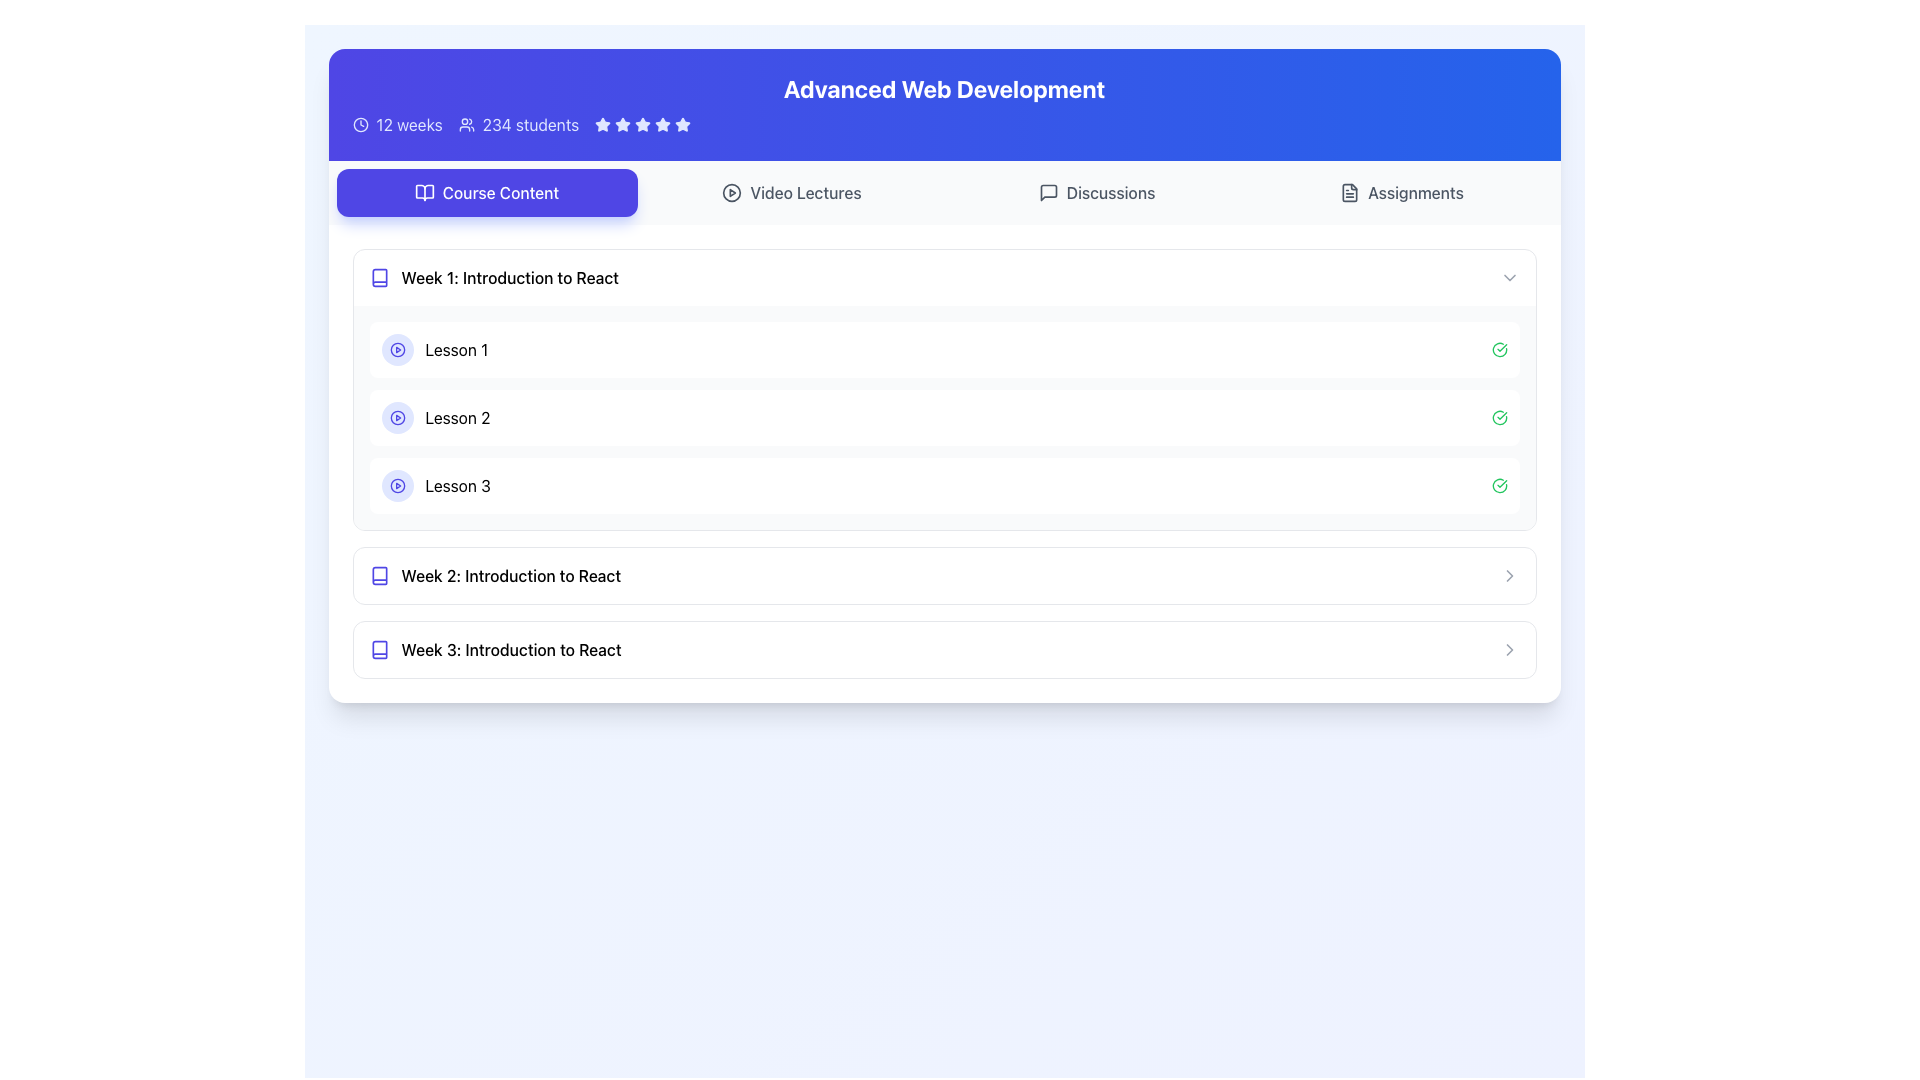  Describe the element at coordinates (683, 124) in the screenshot. I see `the fourth star icon in the course rating system, which visually represents the average rating of the course and is located in the top section of the page, aligned with other star icons` at that location.